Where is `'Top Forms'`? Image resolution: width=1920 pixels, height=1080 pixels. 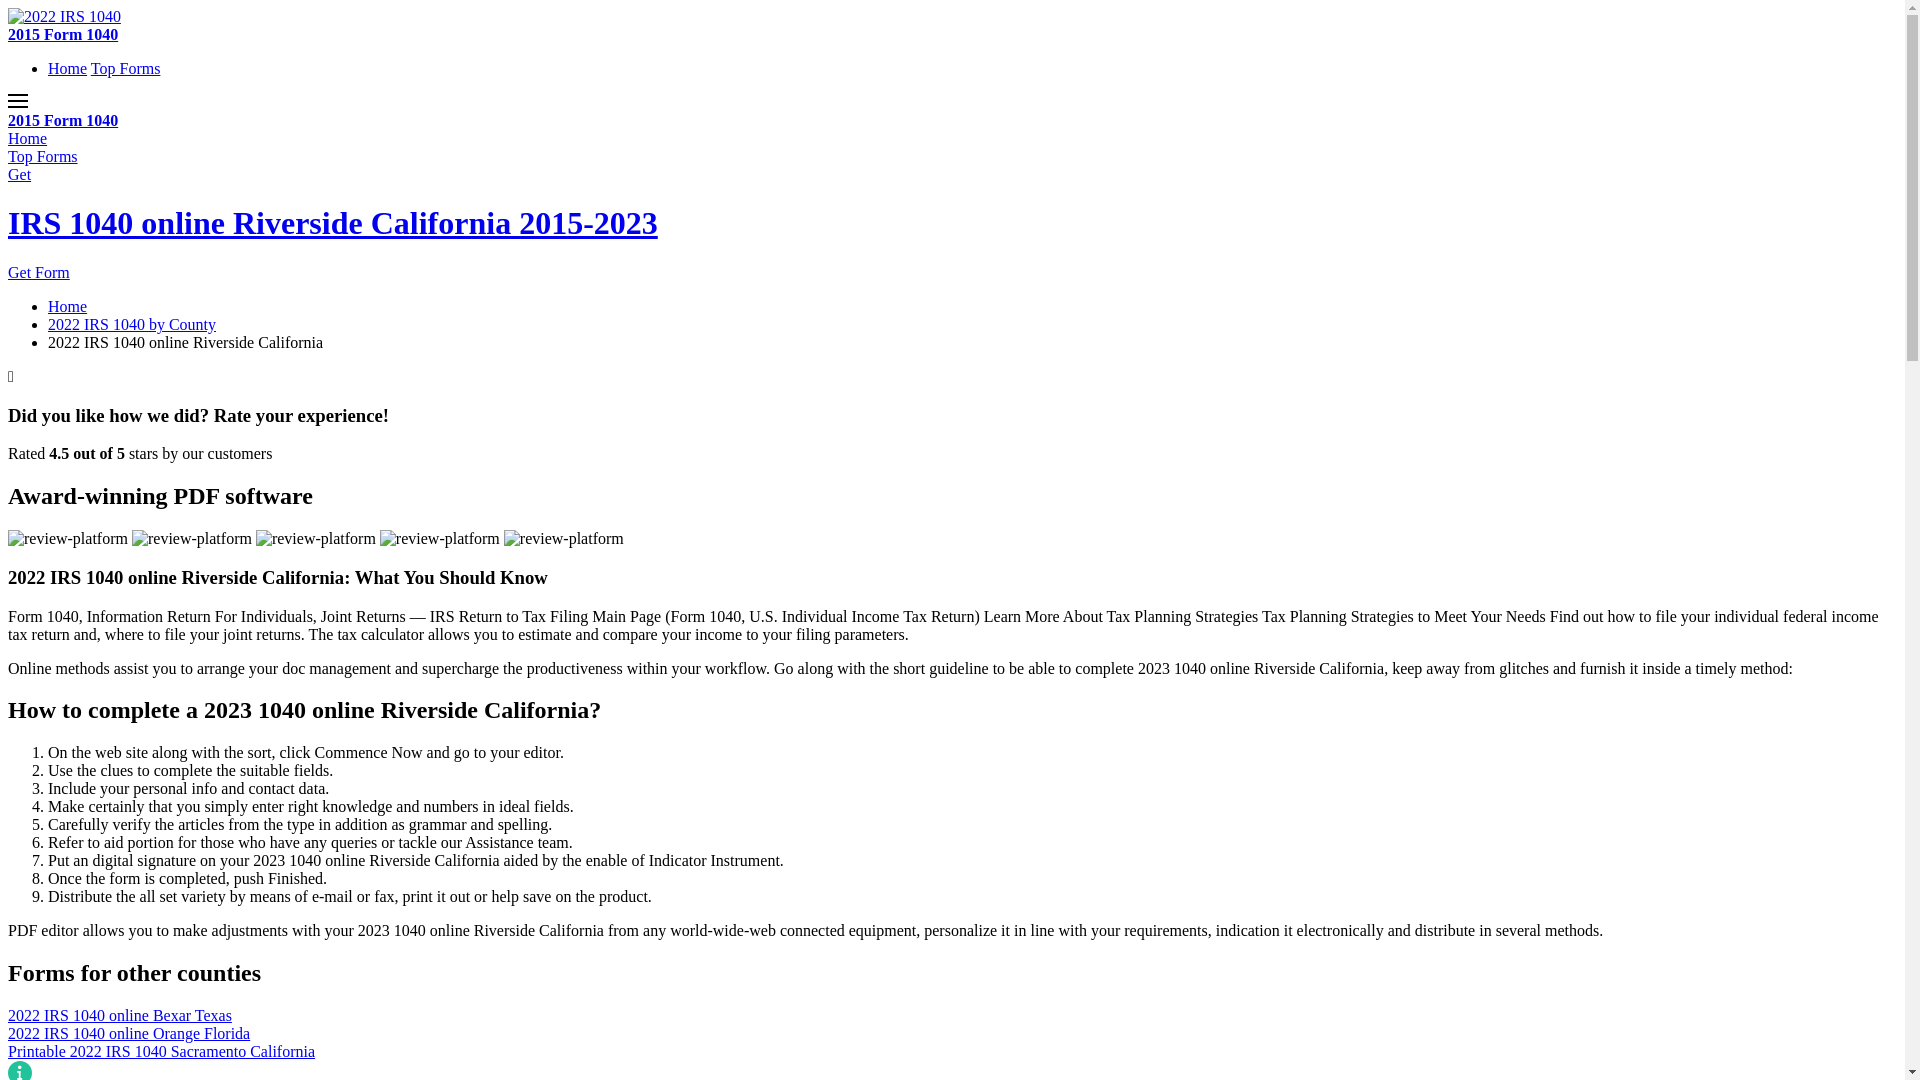
'Top Forms' is located at coordinates (124, 67).